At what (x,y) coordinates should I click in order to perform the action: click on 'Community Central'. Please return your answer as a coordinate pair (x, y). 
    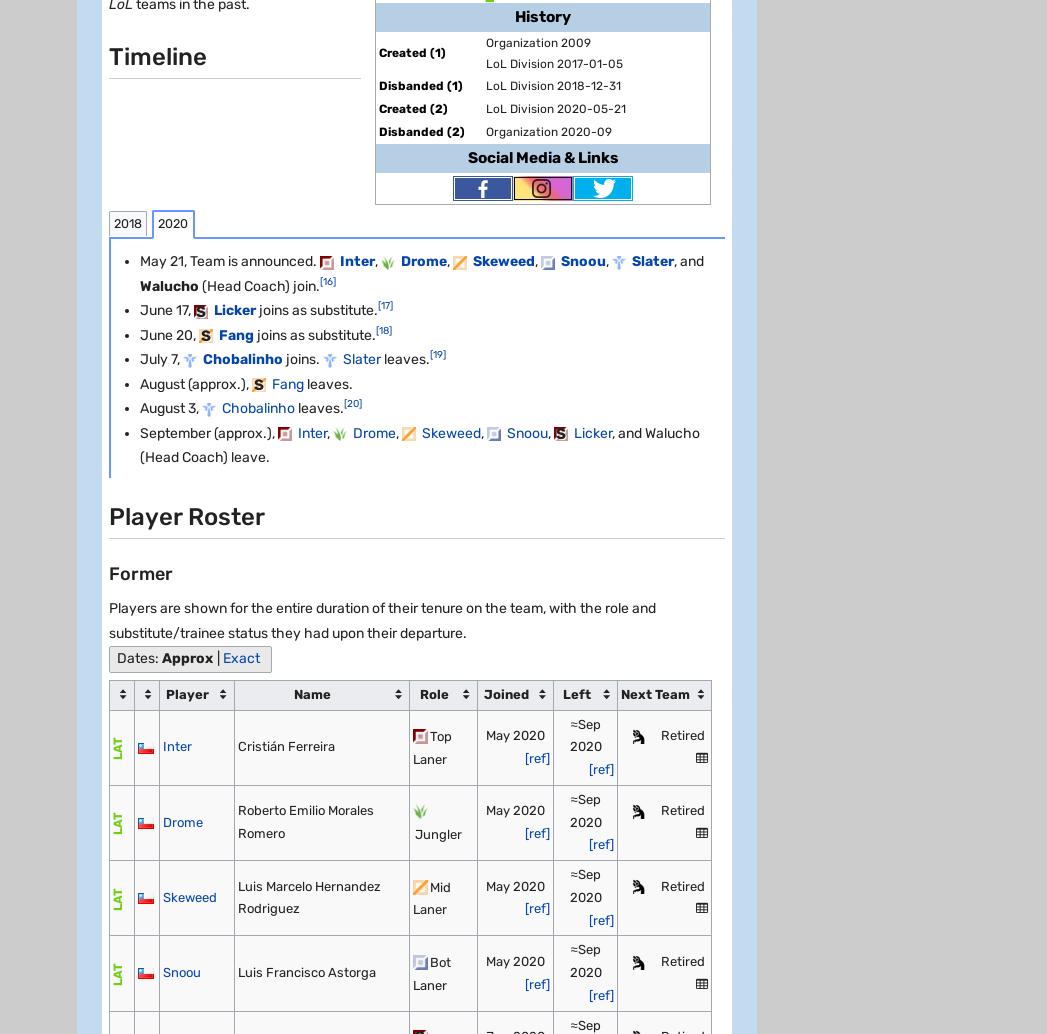
    Looking at the image, I should click on (145, 999).